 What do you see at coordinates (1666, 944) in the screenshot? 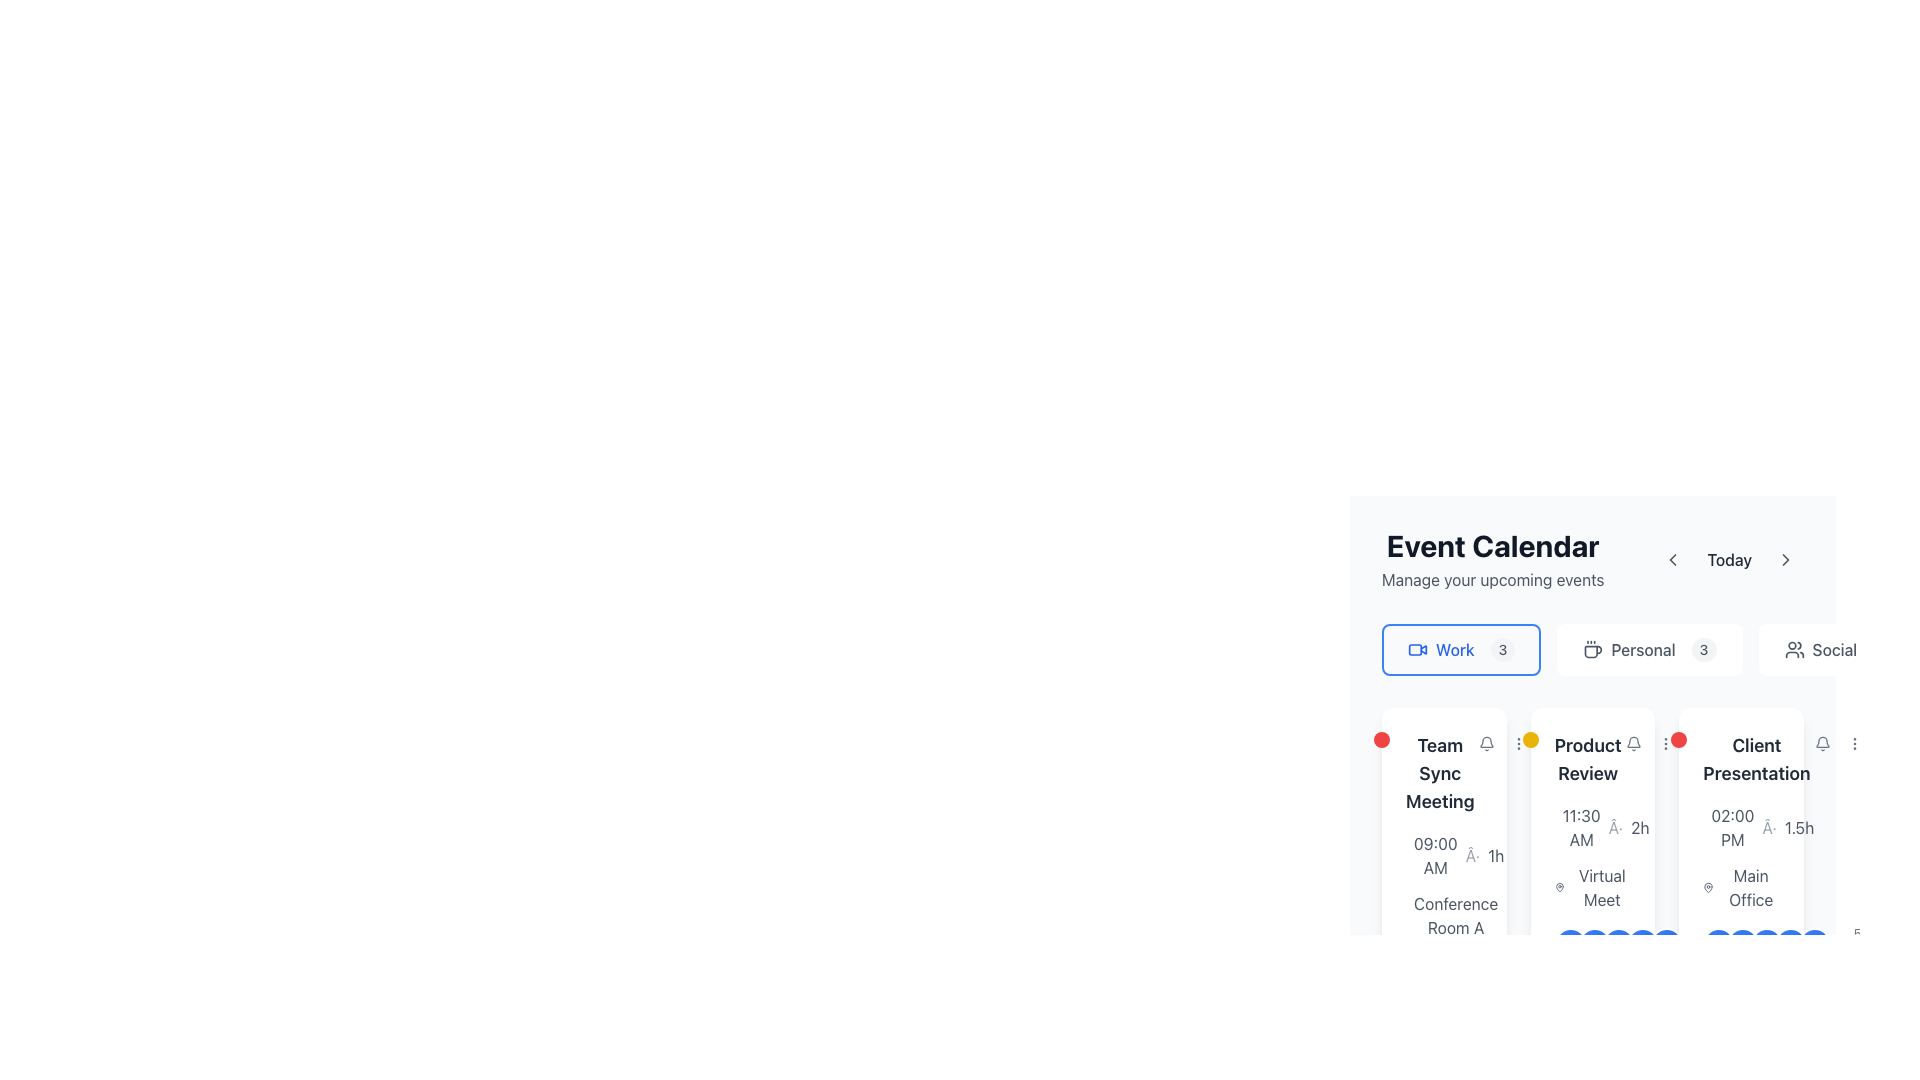
I see `Participant identifier badge element, which is a circular badge with a gradient blue background and the letter 'E' in white, located in the lower section of the Event Calendar panel` at bounding box center [1666, 944].